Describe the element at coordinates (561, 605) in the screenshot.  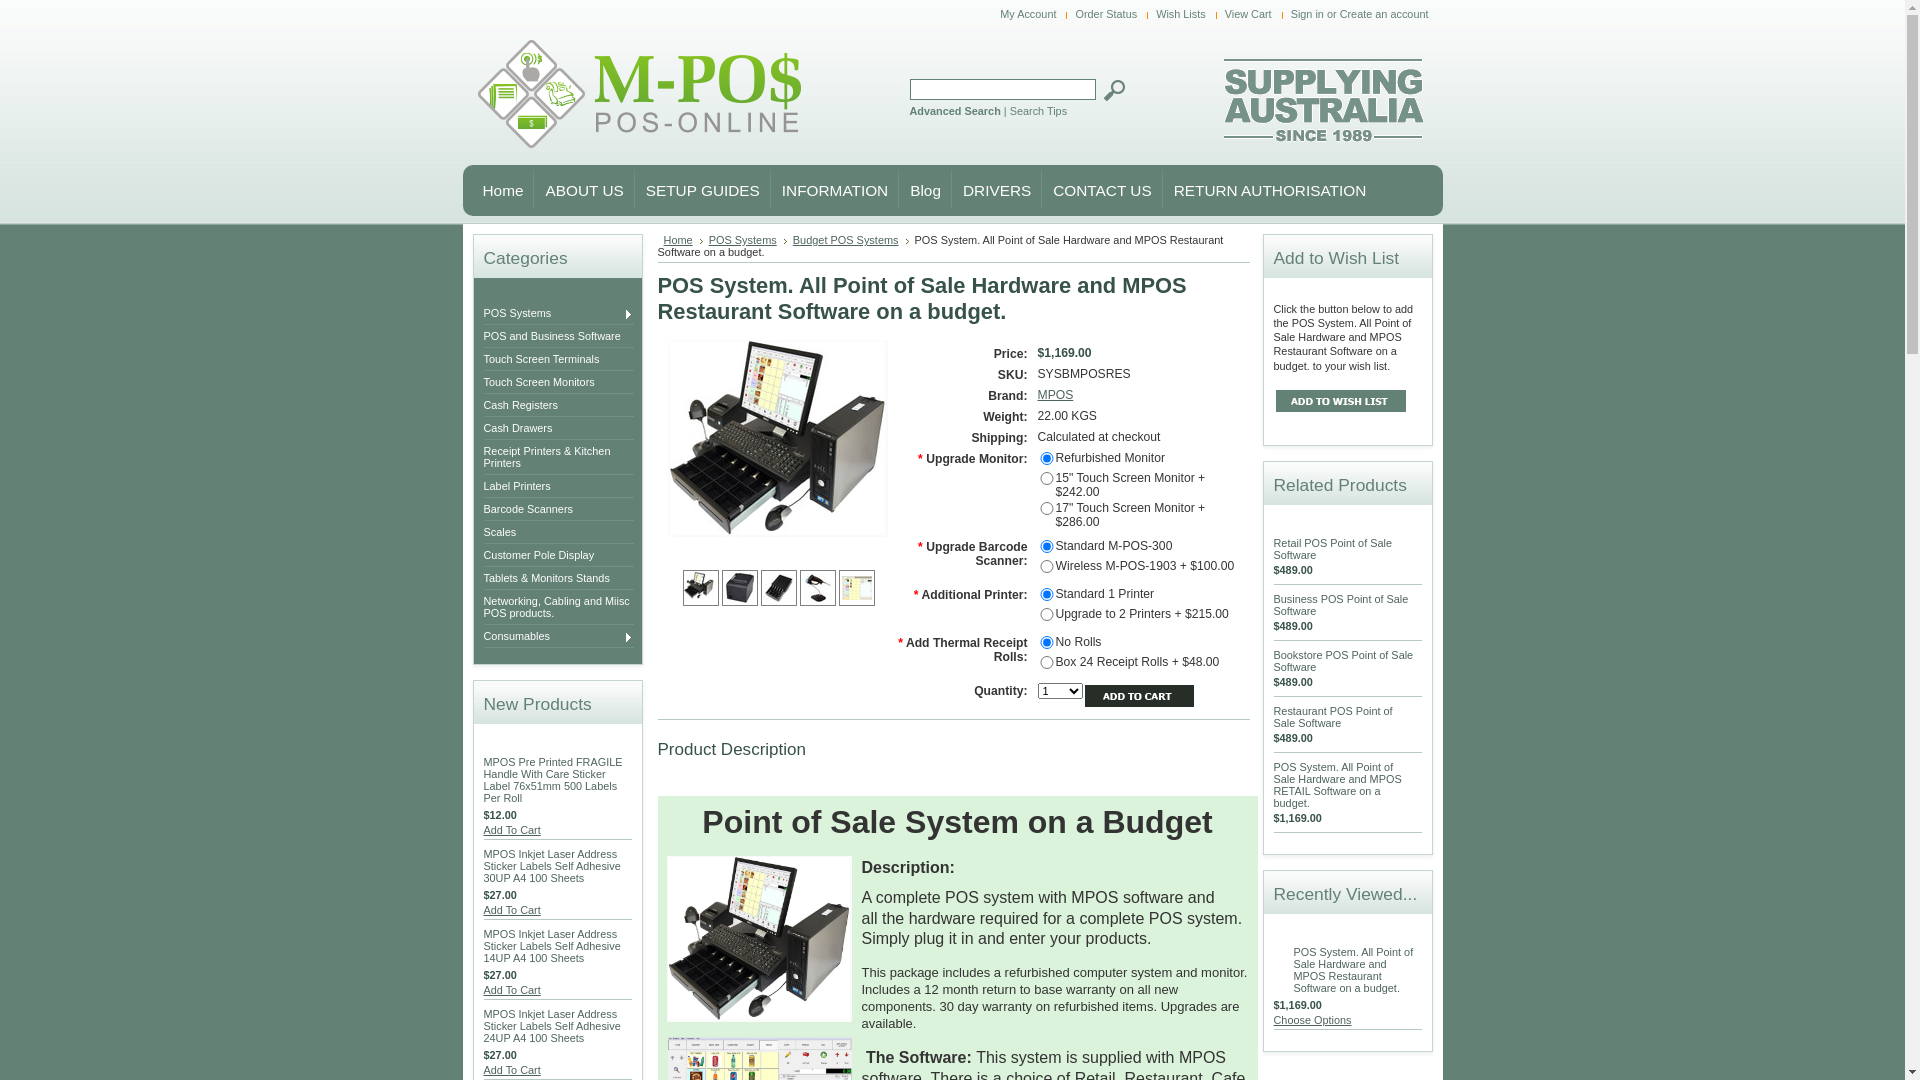
I see `'Networking, Cabling and Miisc POS products.'` at that location.